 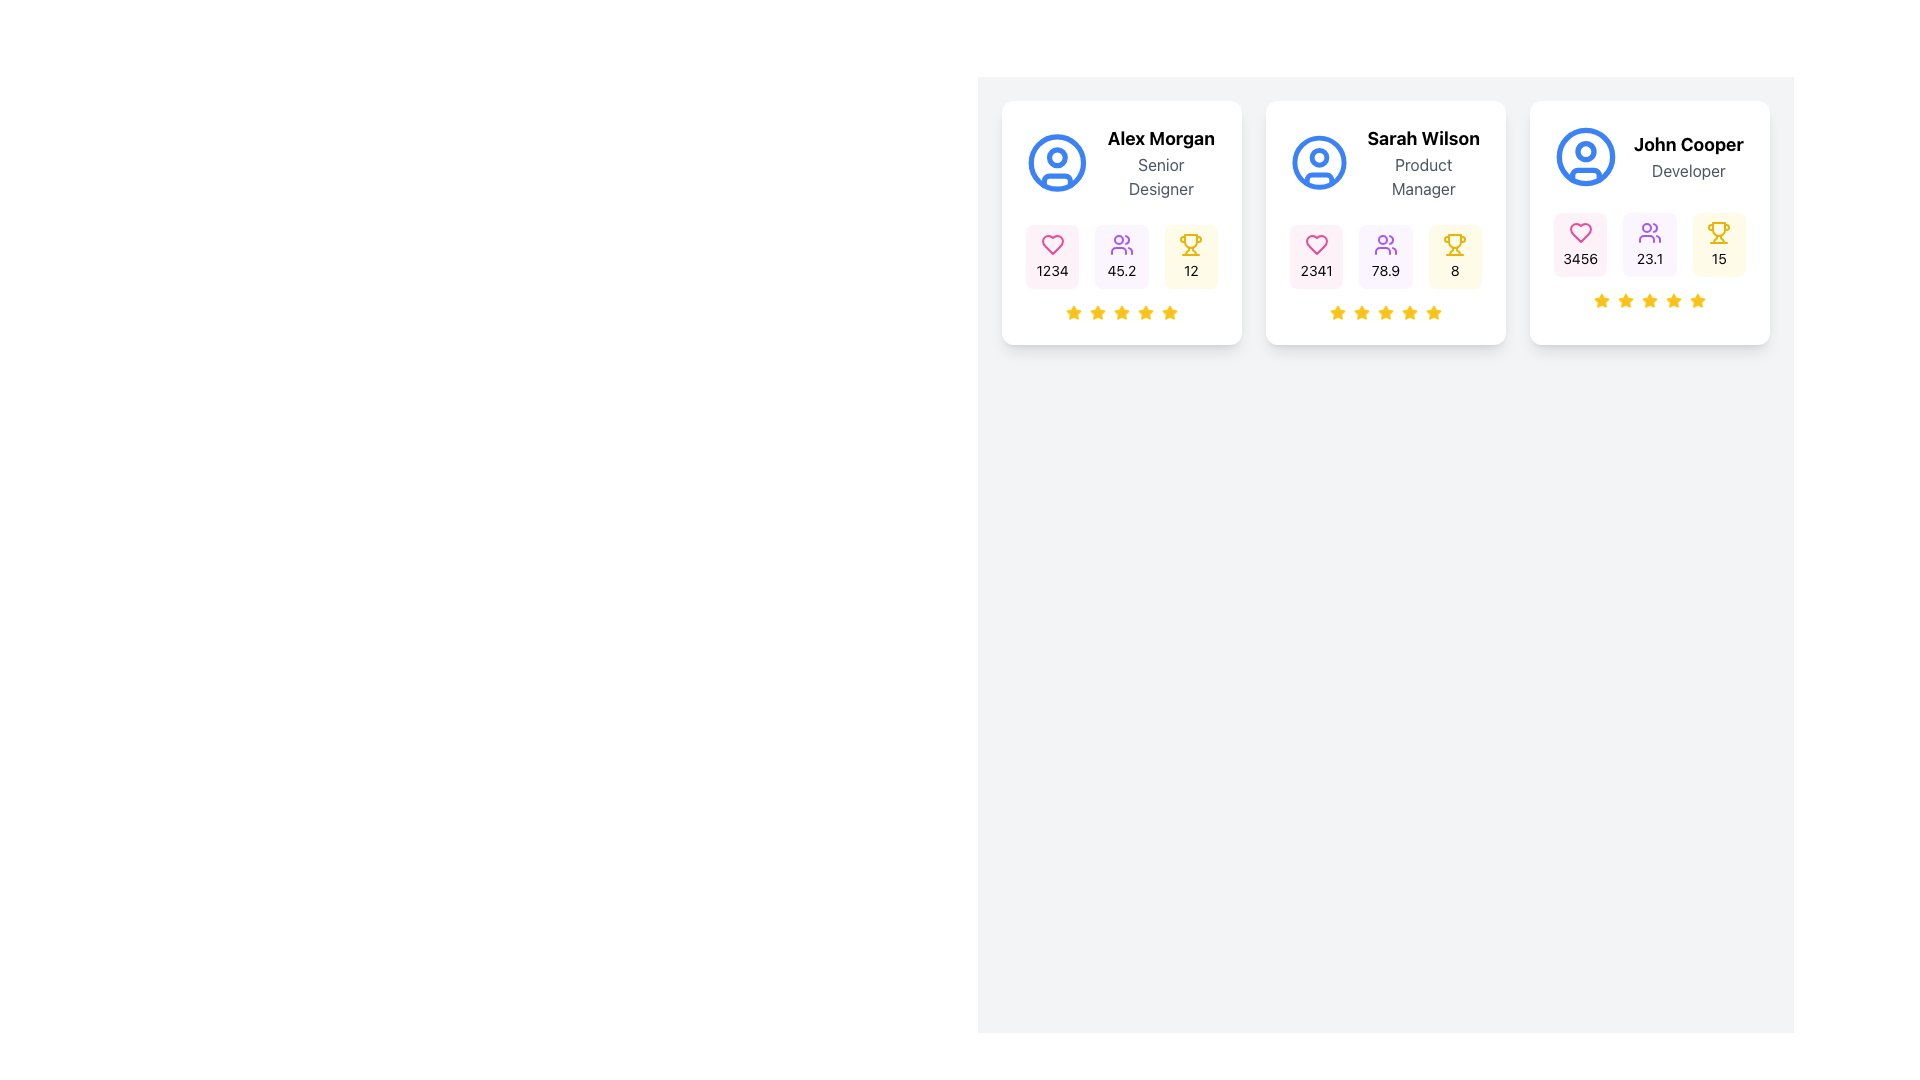 I want to click on the golden-yellow trophy icon located in the rightmost card under the name 'John Cooper', which is the third icon in the second row, next to a pink heart icon and a purple person icon, so click(x=1718, y=228).